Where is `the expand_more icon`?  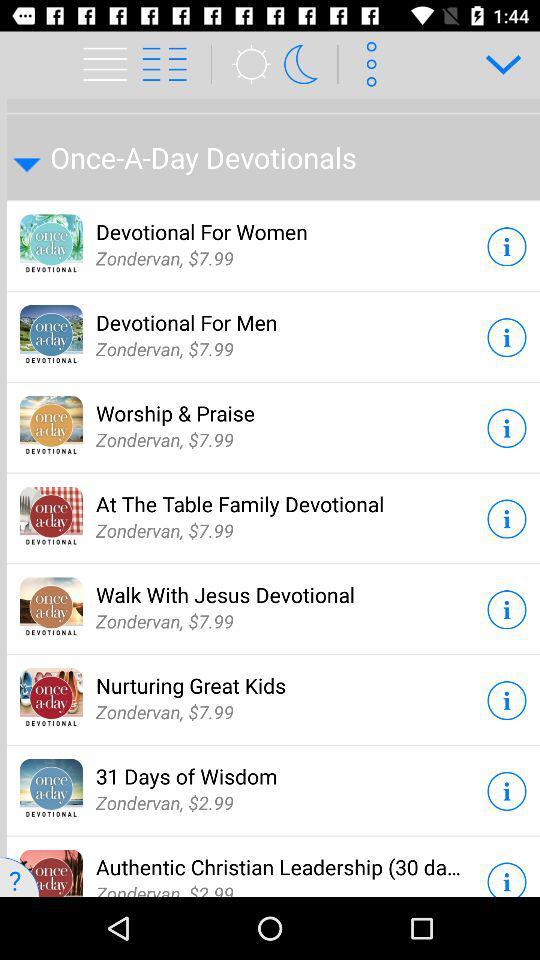 the expand_more icon is located at coordinates (495, 64).